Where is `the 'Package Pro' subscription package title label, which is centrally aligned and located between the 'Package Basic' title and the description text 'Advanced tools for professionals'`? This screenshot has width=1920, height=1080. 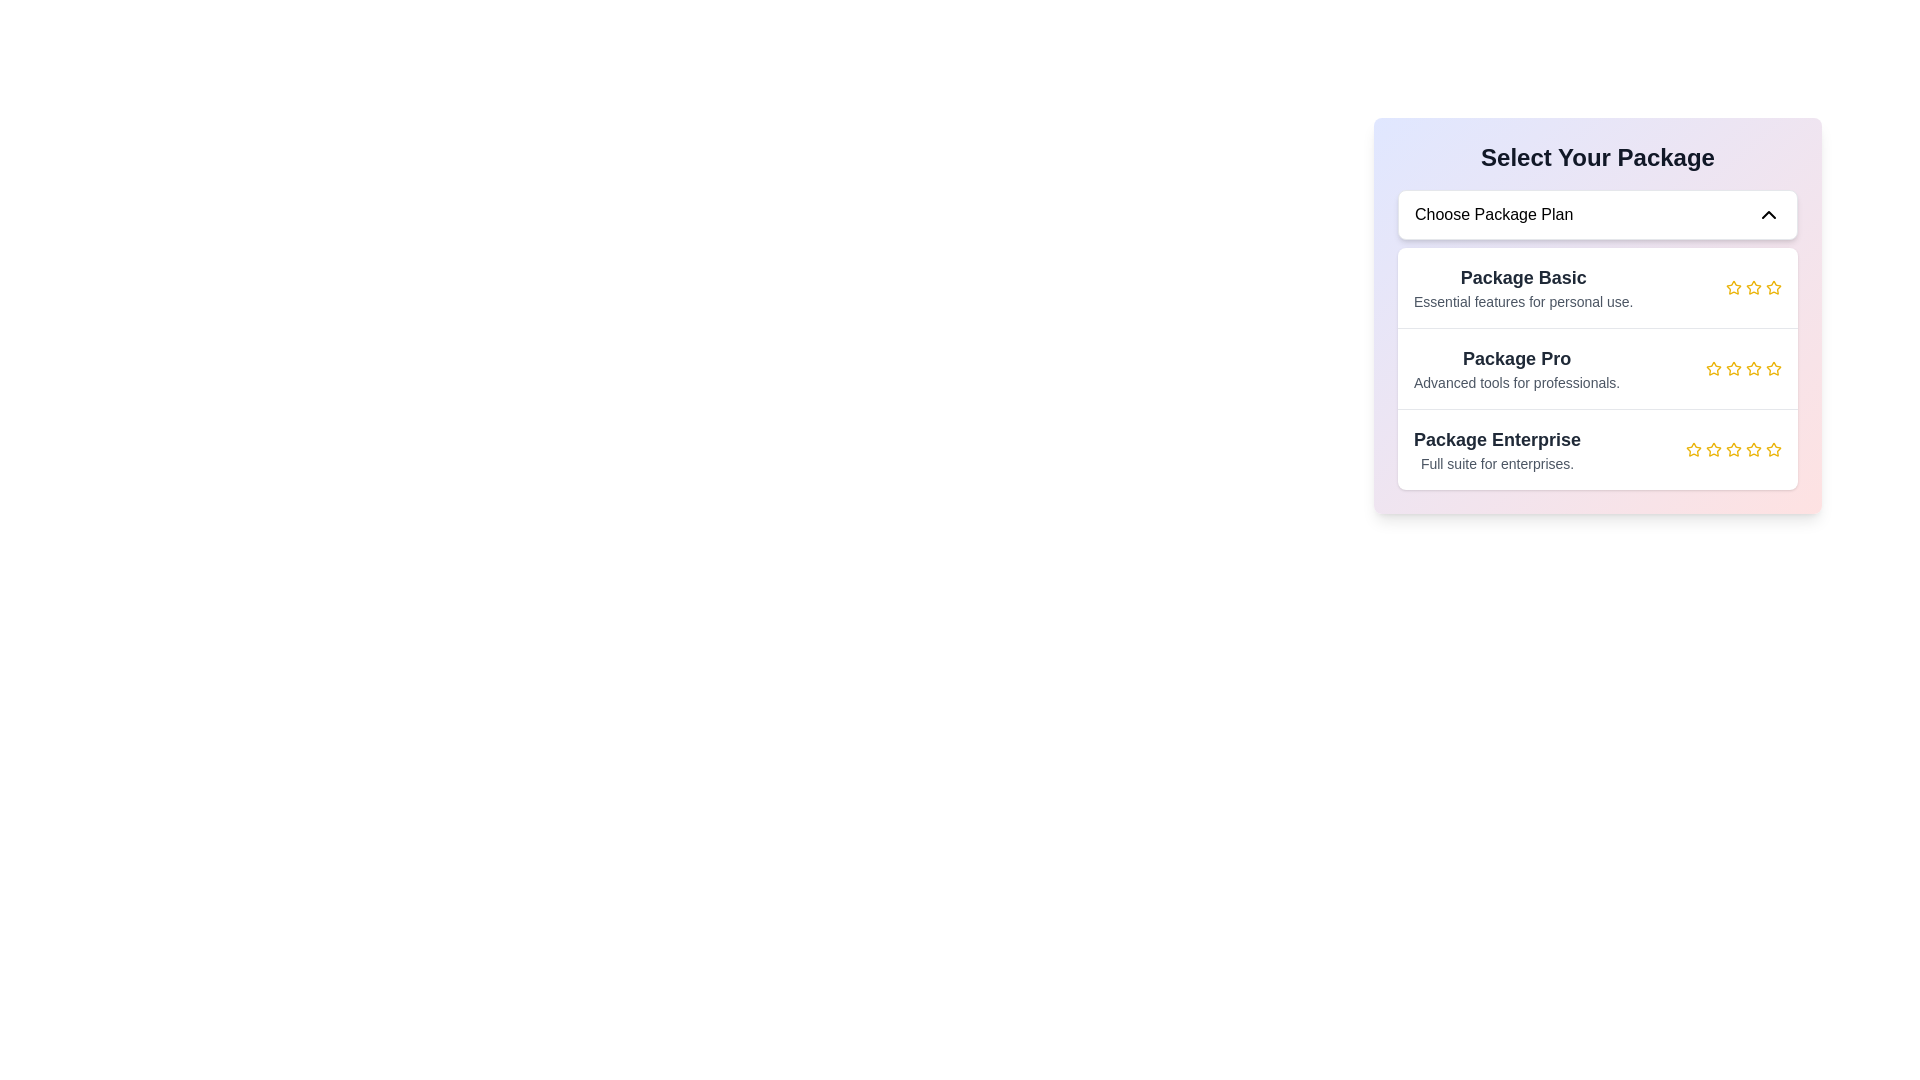 the 'Package Pro' subscription package title label, which is centrally aligned and located between the 'Package Basic' title and the description text 'Advanced tools for professionals' is located at coordinates (1517, 357).